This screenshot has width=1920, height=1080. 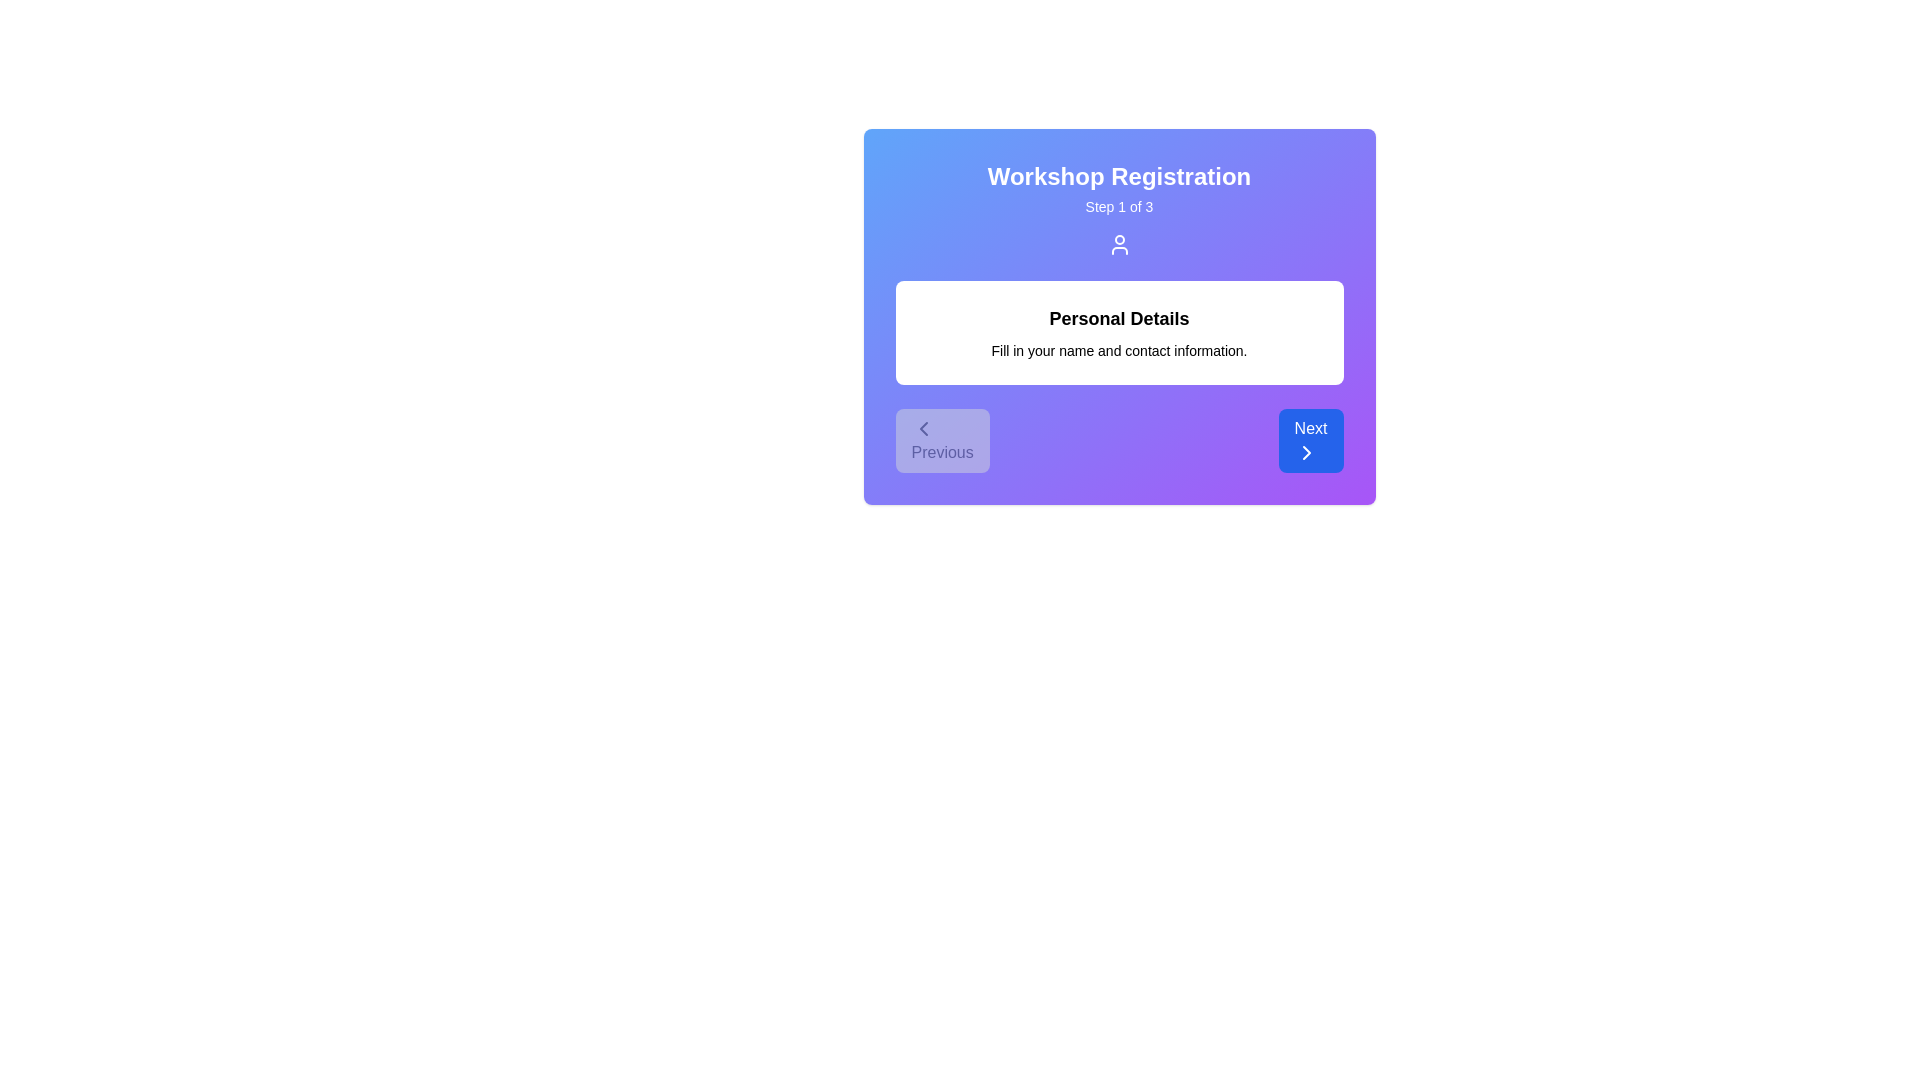 I want to click on the appearance of the small, right-facing chevron icon within the 'Next' button located in the bottom right corner of the modal, so click(x=1306, y=452).